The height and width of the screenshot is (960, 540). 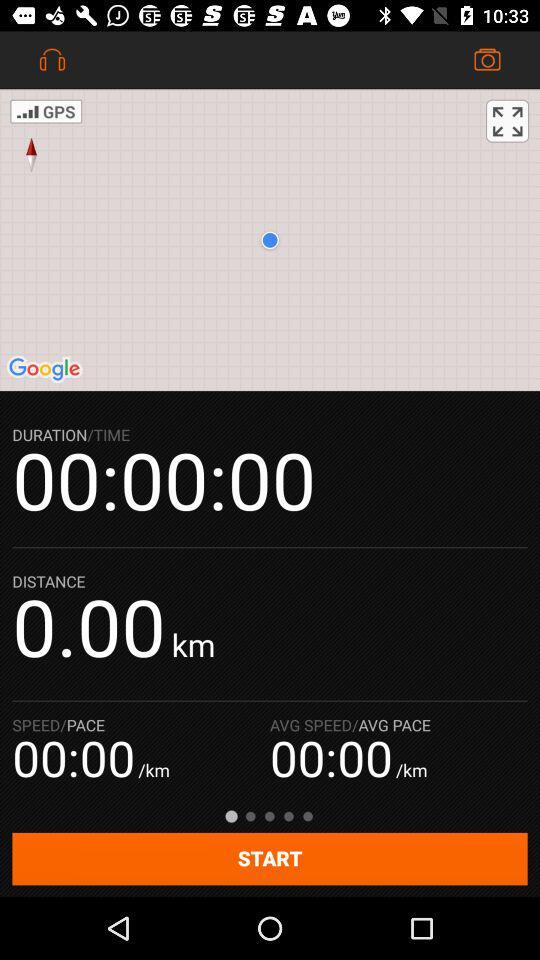 I want to click on the item above the start, so click(x=507, y=120).